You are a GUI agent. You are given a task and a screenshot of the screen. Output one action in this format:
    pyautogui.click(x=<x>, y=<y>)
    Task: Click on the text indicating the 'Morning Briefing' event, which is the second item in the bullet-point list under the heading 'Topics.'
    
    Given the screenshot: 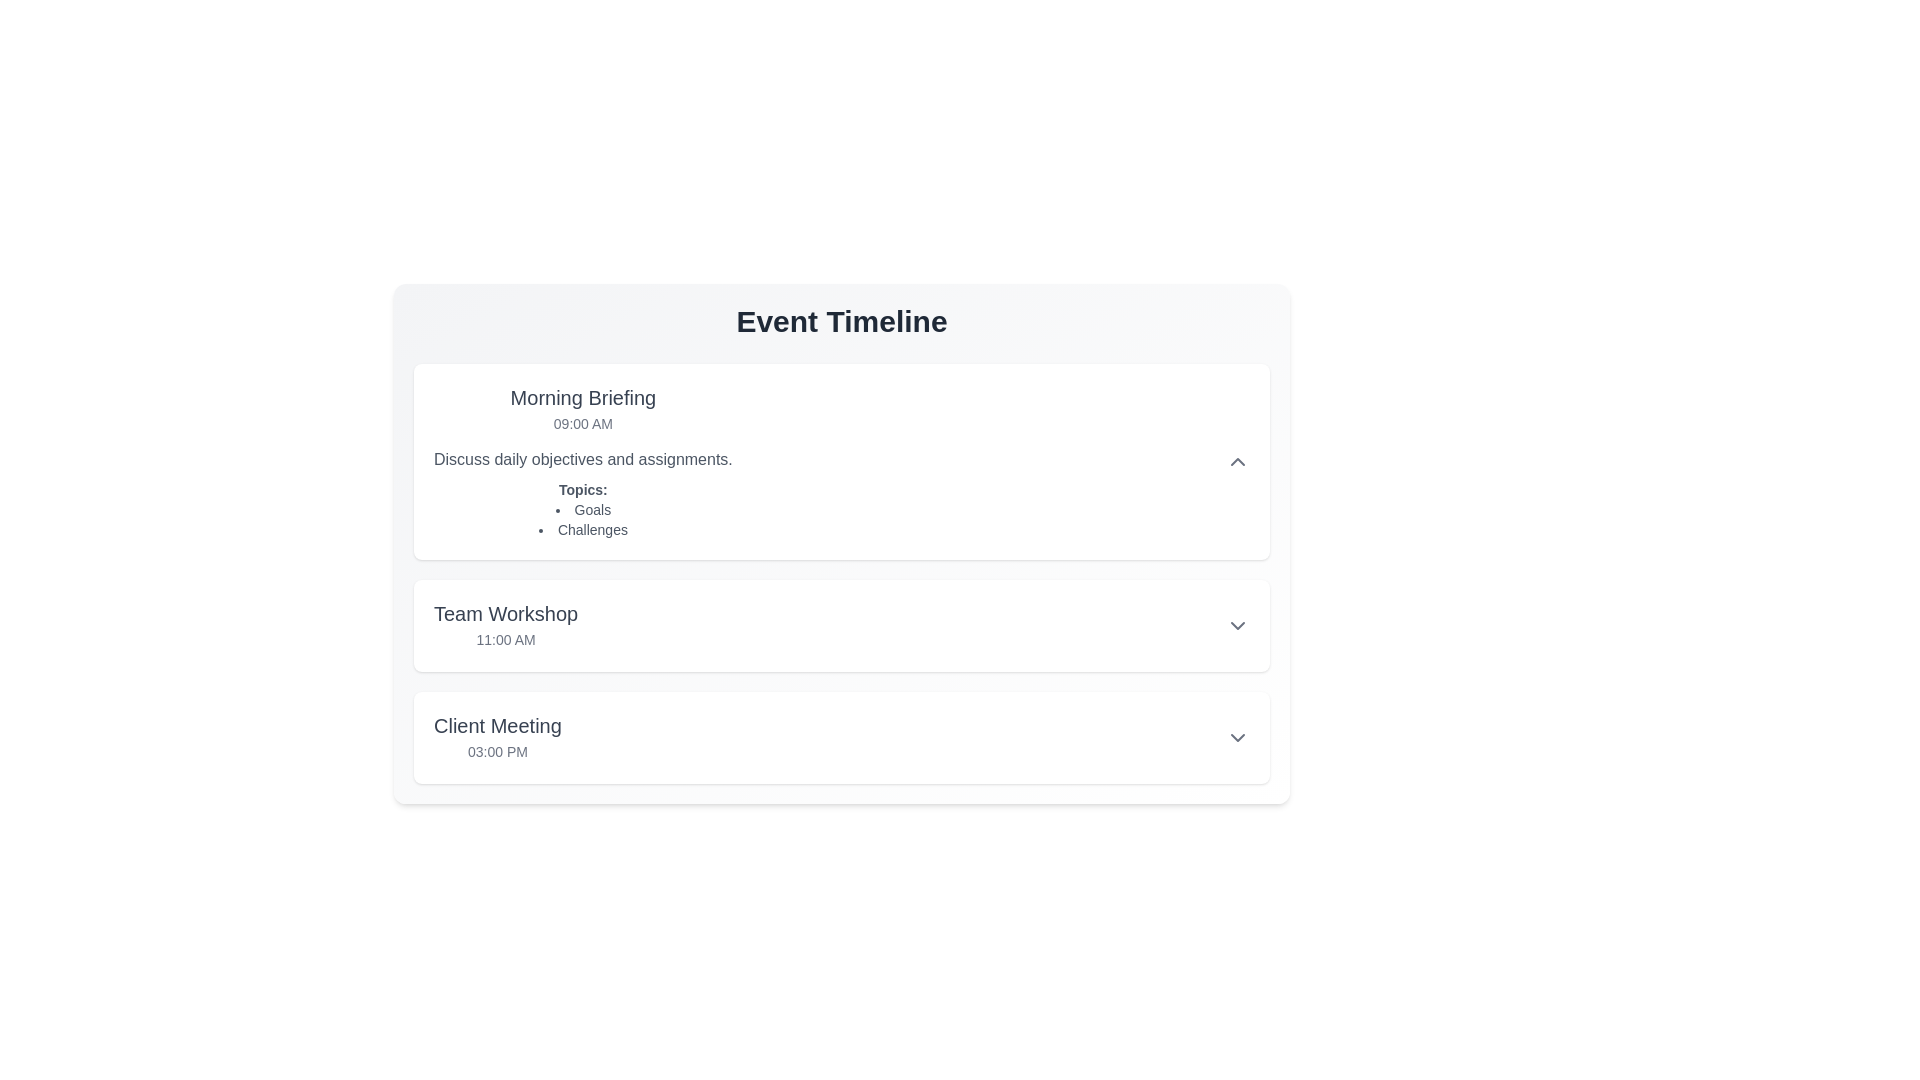 What is the action you would take?
    pyautogui.click(x=582, y=528)
    